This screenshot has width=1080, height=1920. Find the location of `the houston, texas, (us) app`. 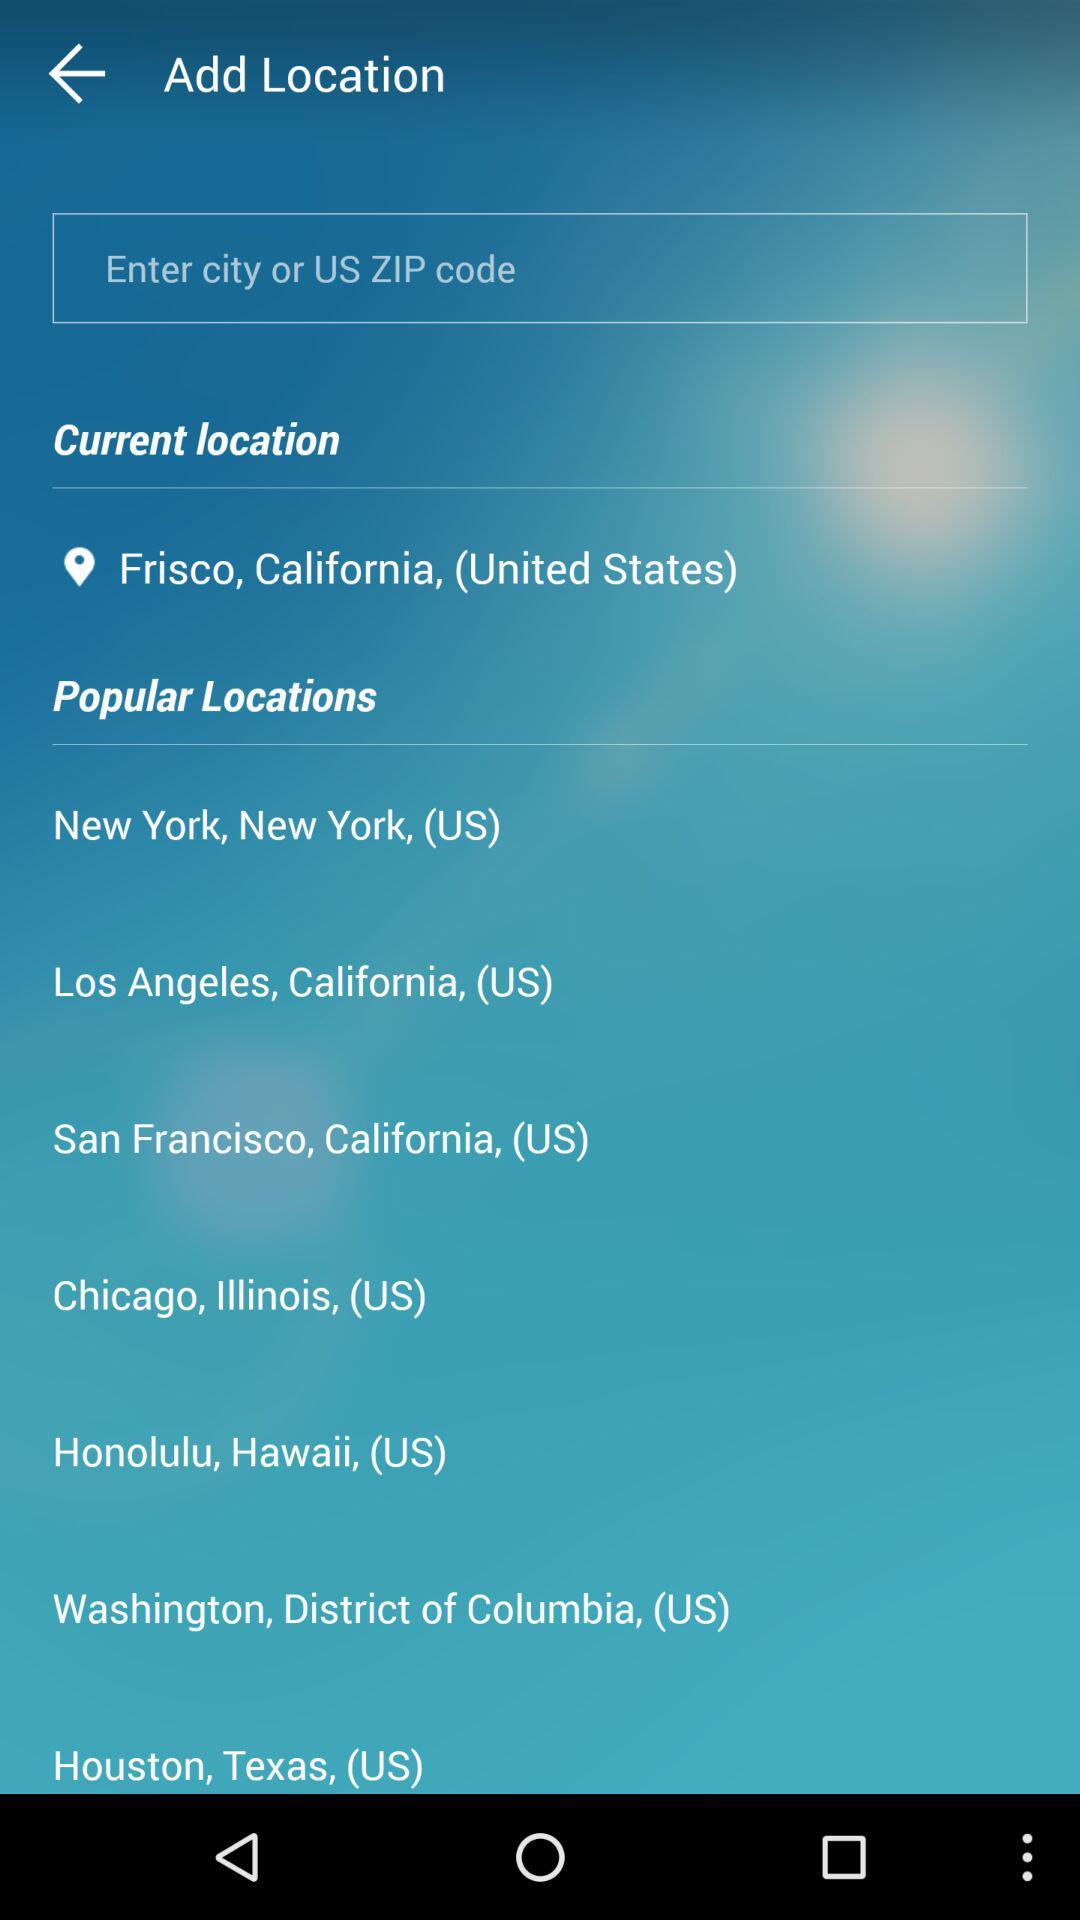

the houston, texas, (us) app is located at coordinates (237, 1756).